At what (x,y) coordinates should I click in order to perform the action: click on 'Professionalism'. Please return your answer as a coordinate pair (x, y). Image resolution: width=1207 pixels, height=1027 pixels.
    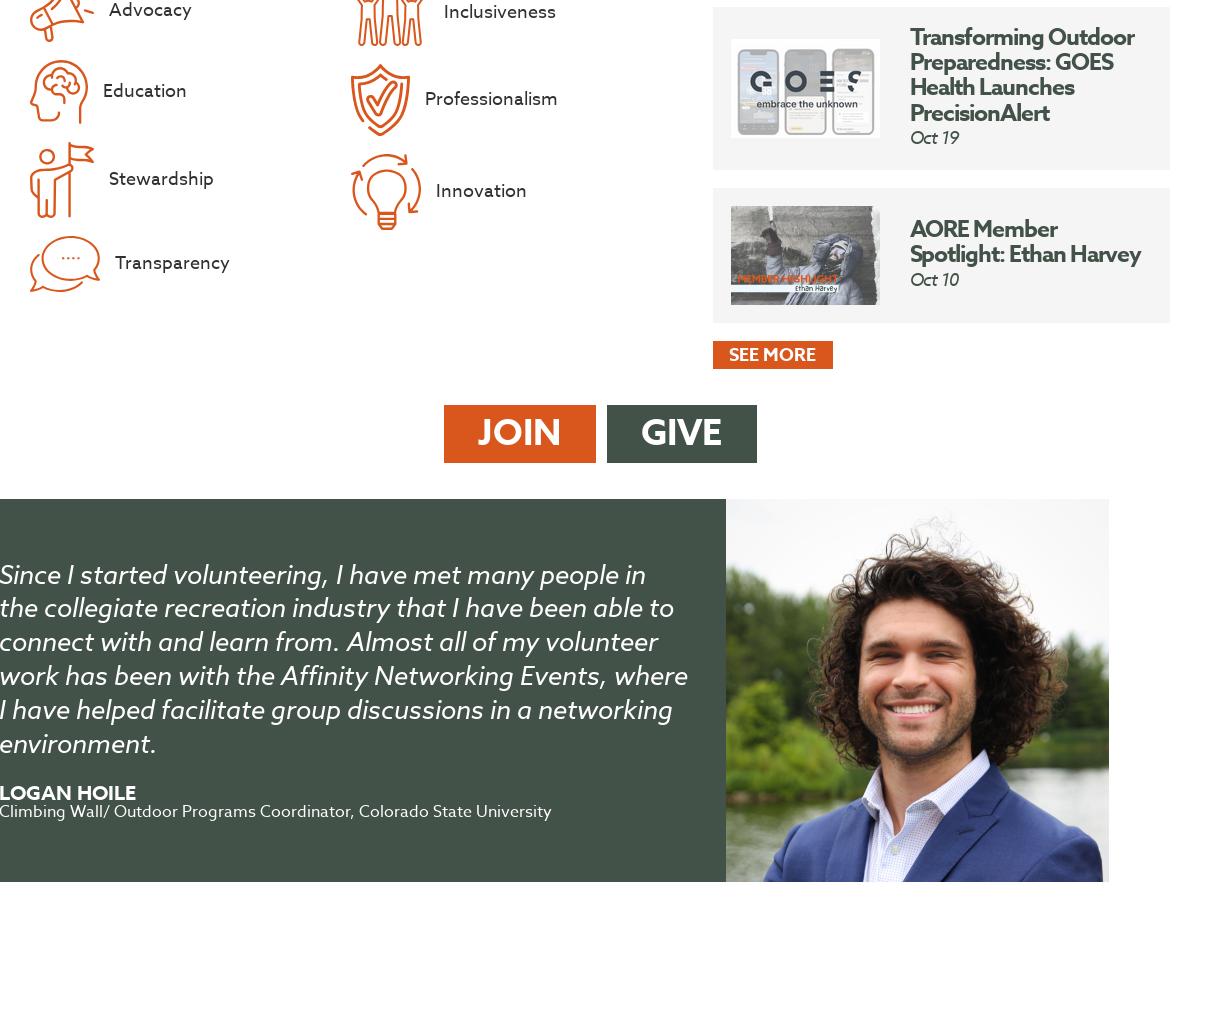
    Looking at the image, I should click on (490, 98).